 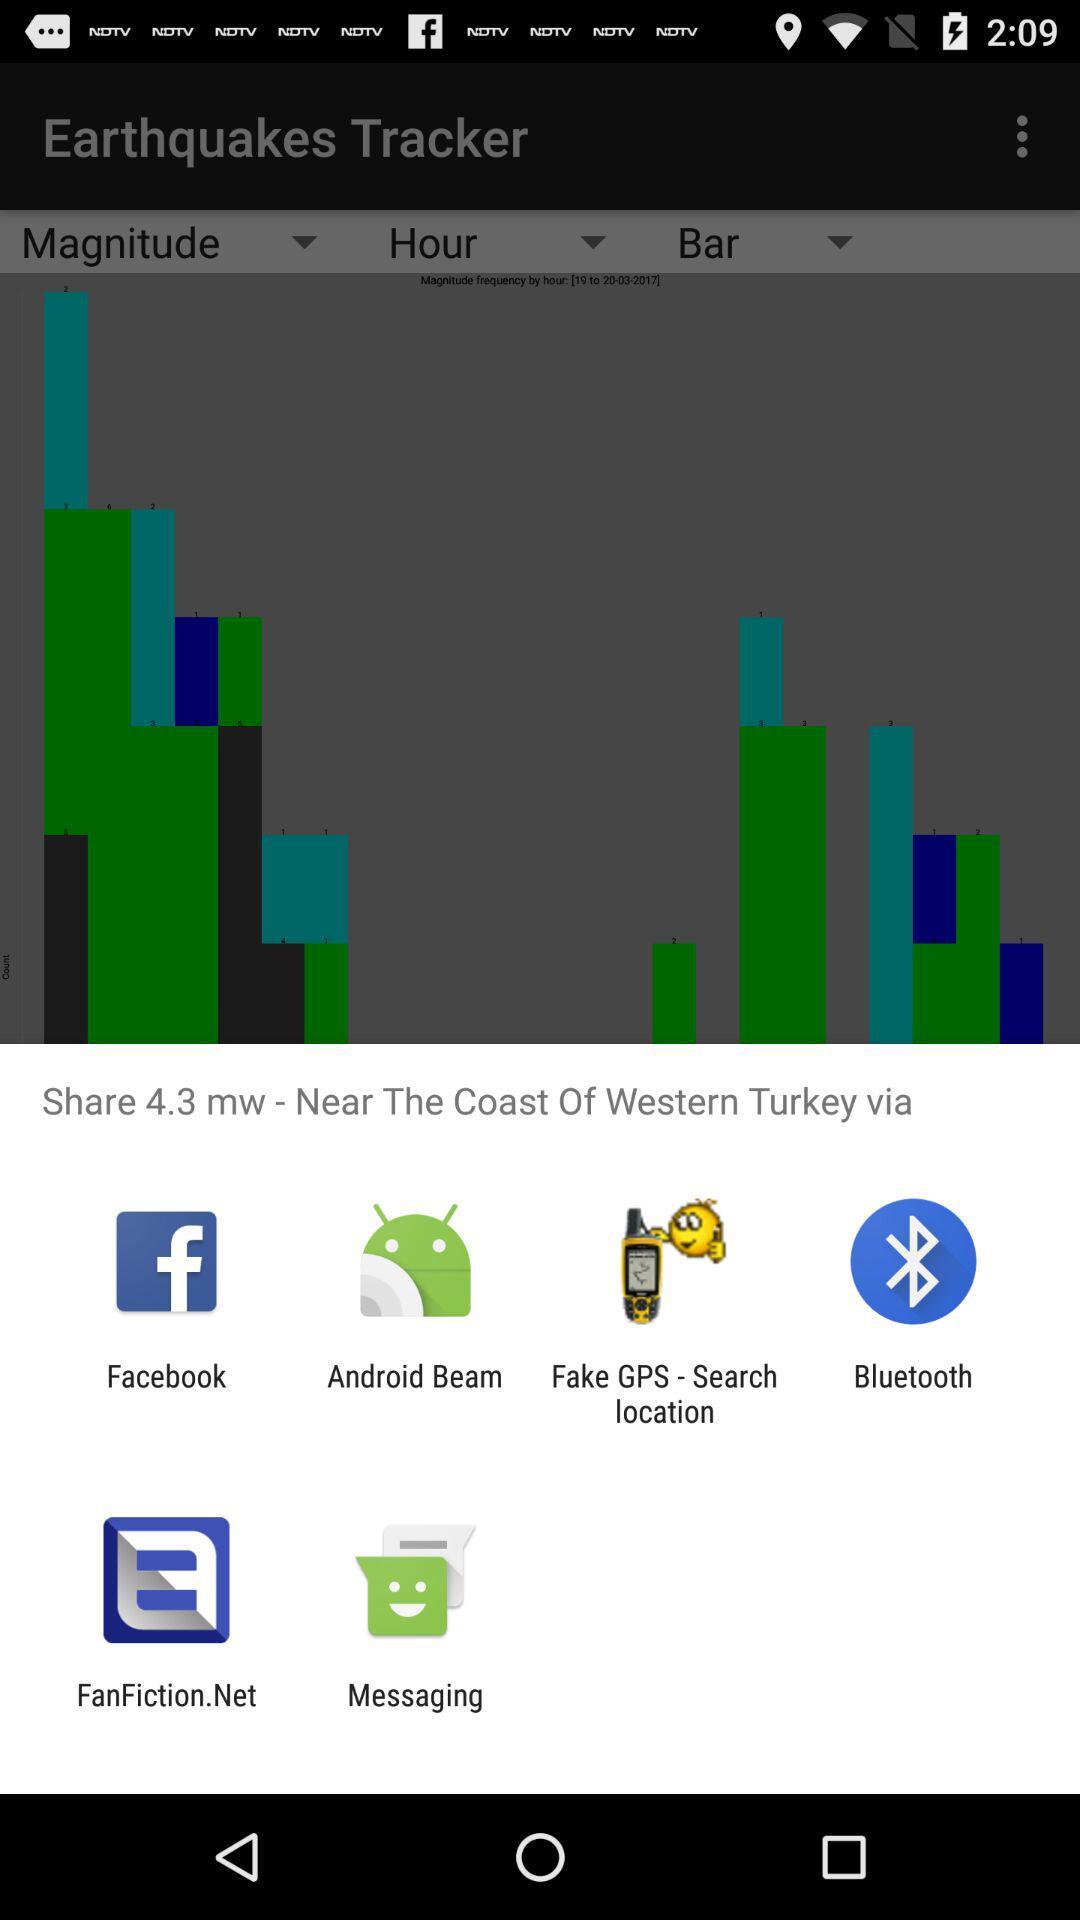 What do you see at coordinates (165, 1392) in the screenshot?
I see `the app next to the android beam app` at bounding box center [165, 1392].